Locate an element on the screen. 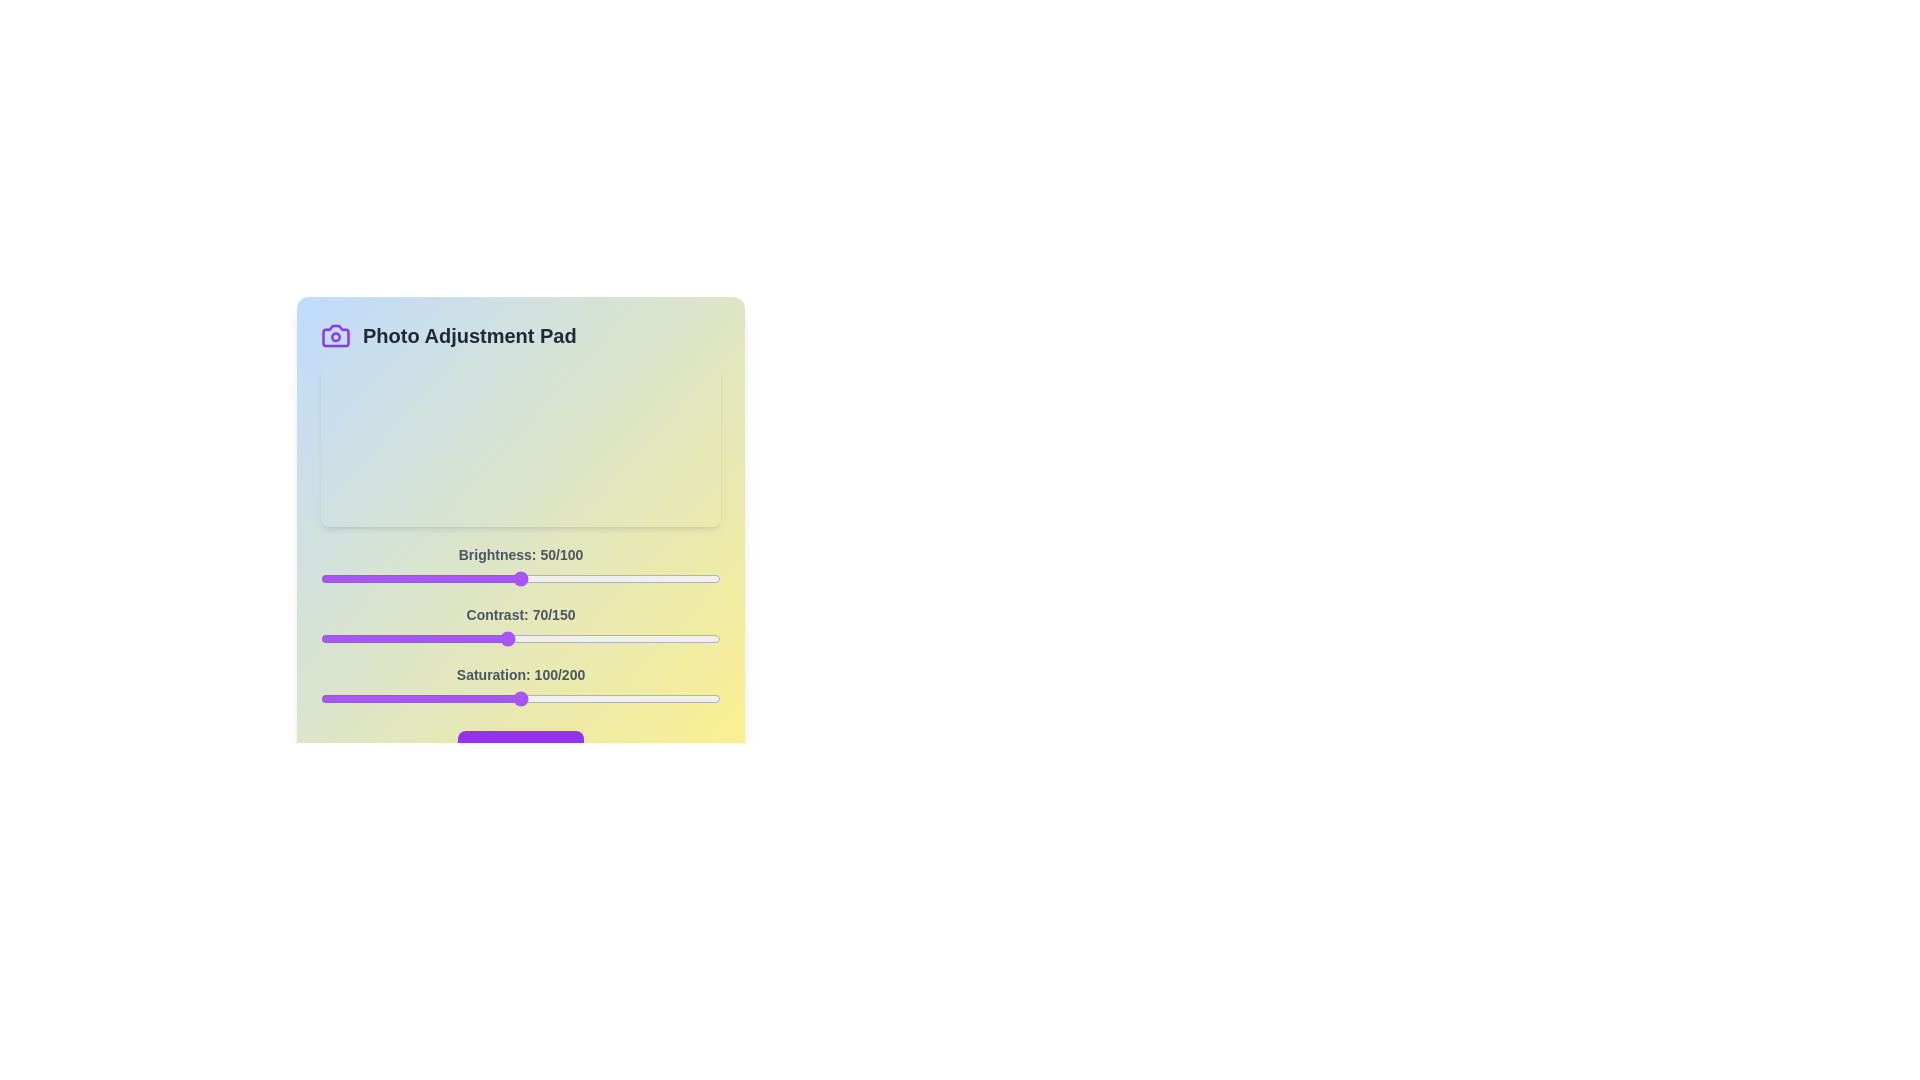  the 0 slider to 55 is located at coordinates (541, 578).